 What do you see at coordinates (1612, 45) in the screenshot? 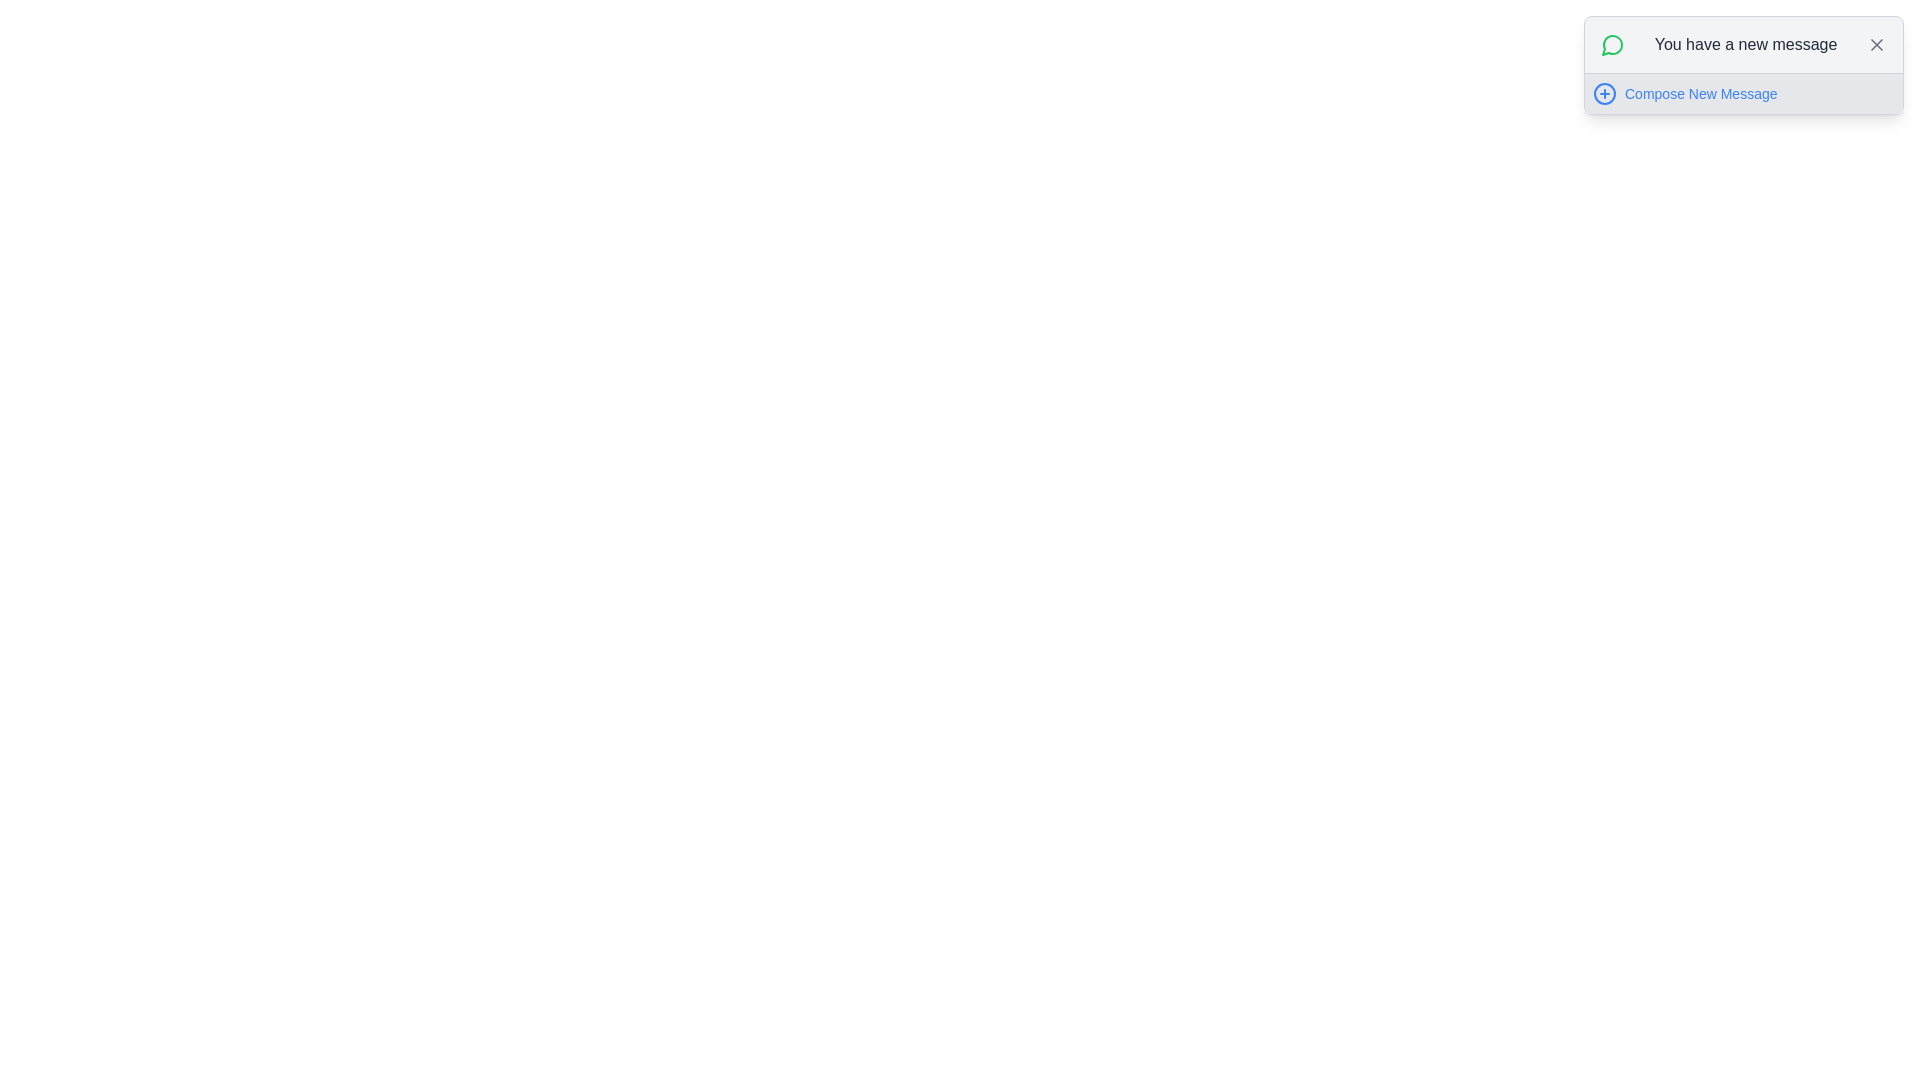
I see `the green circular speech-bubble icon located in the top-right corner of the notification panel` at bounding box center [1612, 45].